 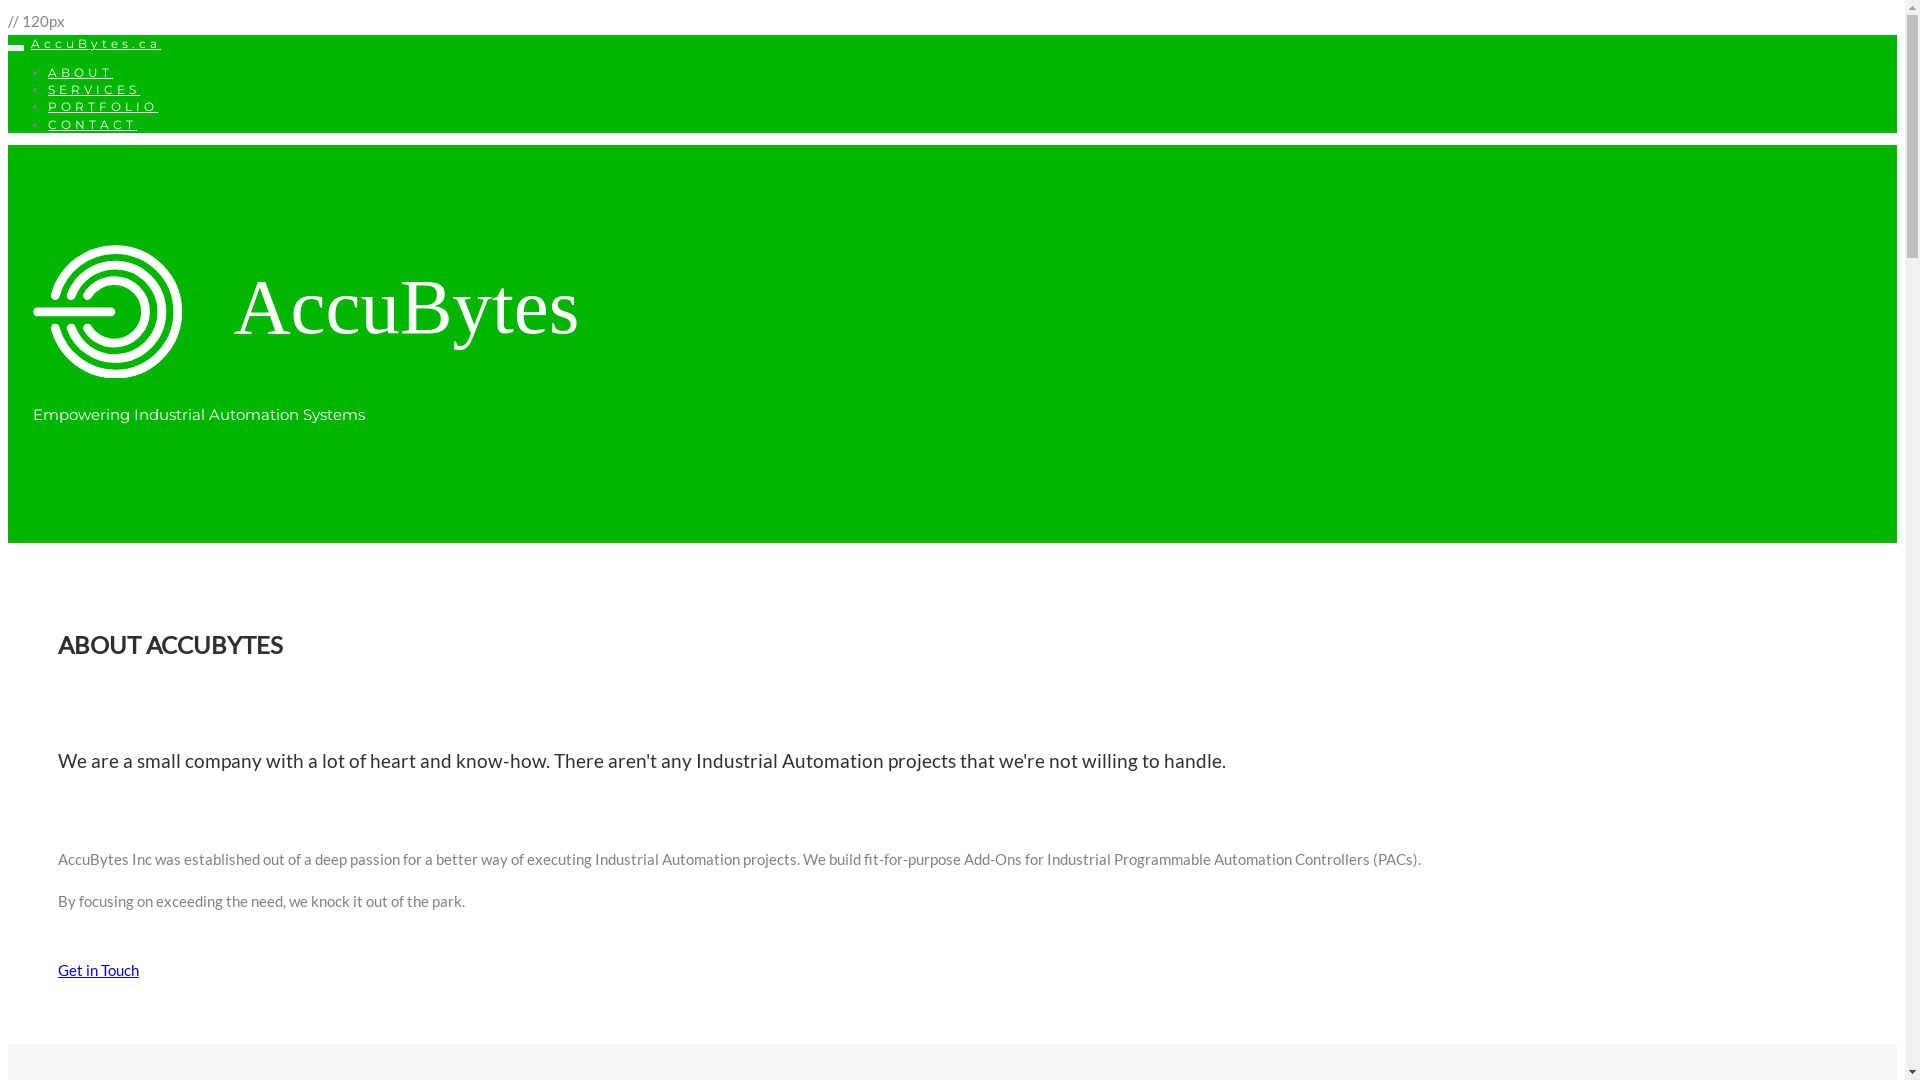 I want to click on 'CONTACT', so click(x=91, y=124).